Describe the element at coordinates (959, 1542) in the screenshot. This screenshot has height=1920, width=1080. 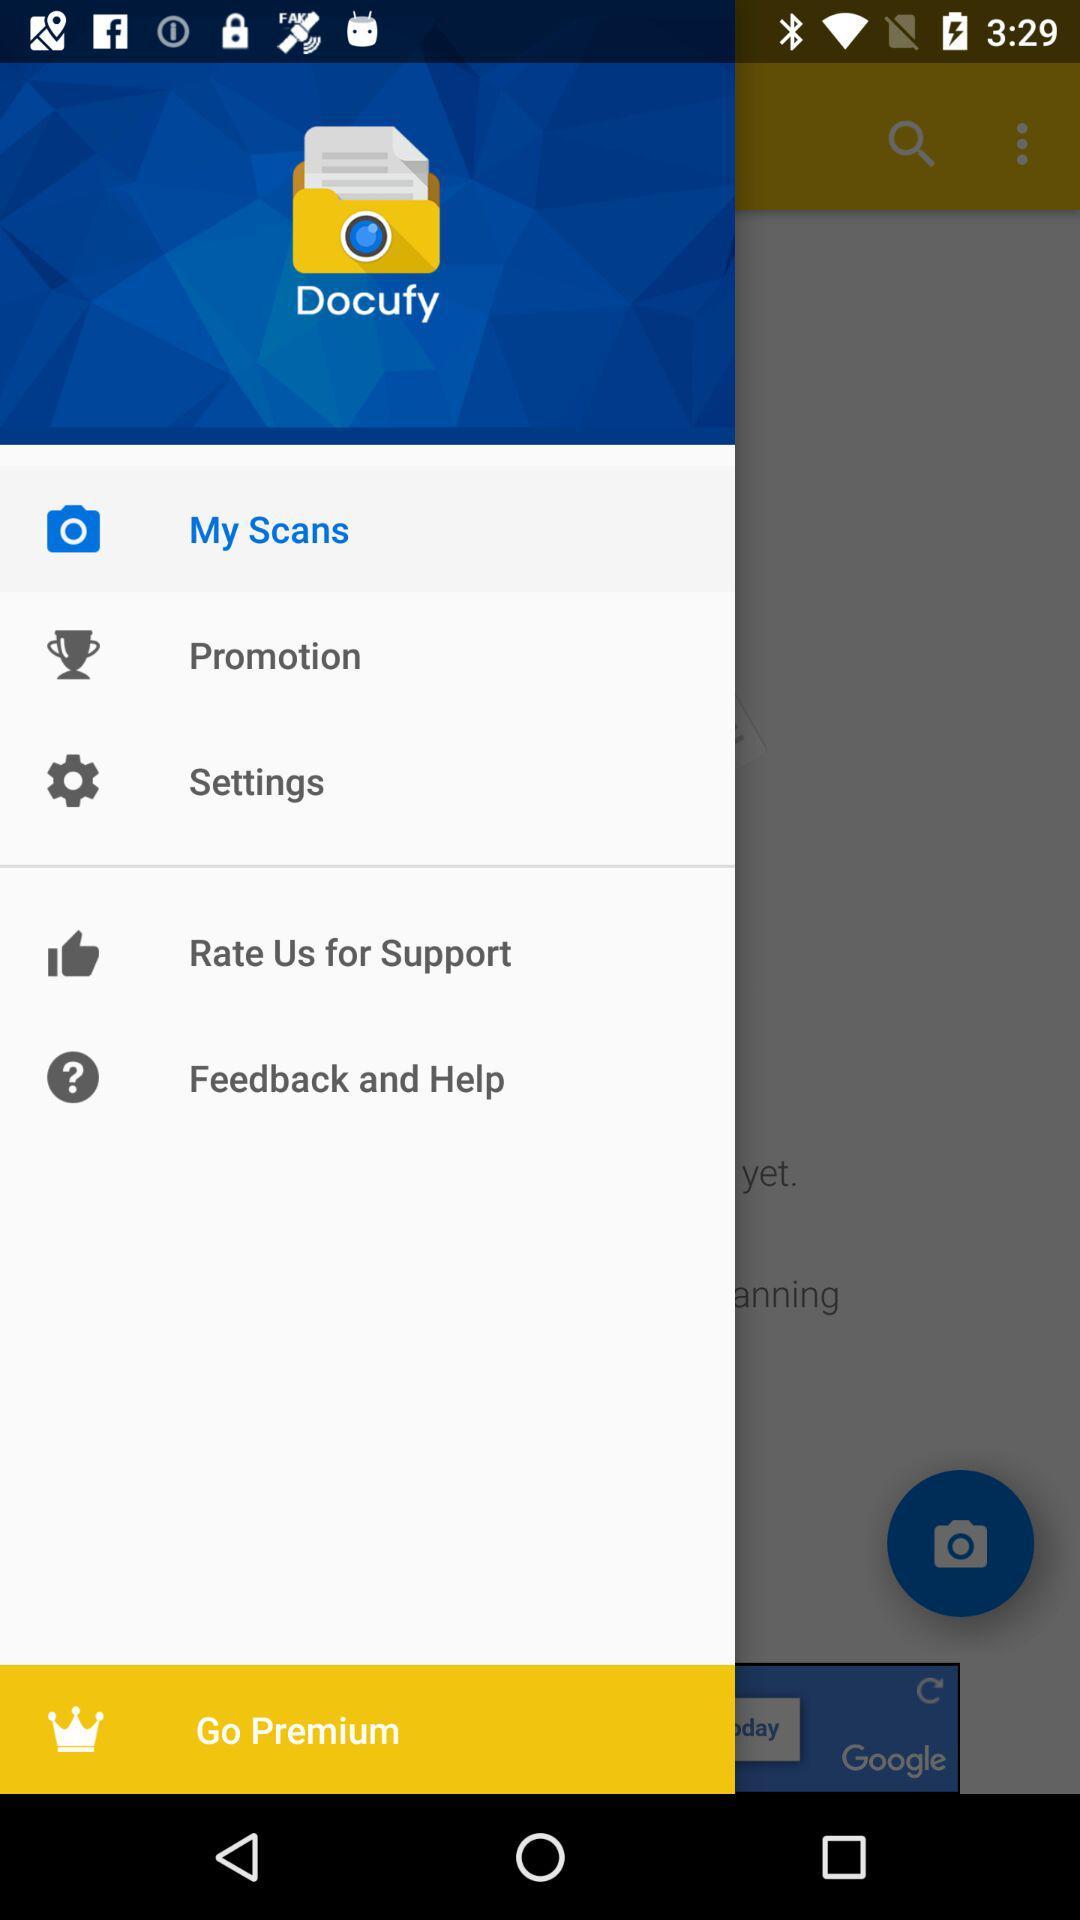
I see `camera icon which is at right bottom side of the page` at that location.